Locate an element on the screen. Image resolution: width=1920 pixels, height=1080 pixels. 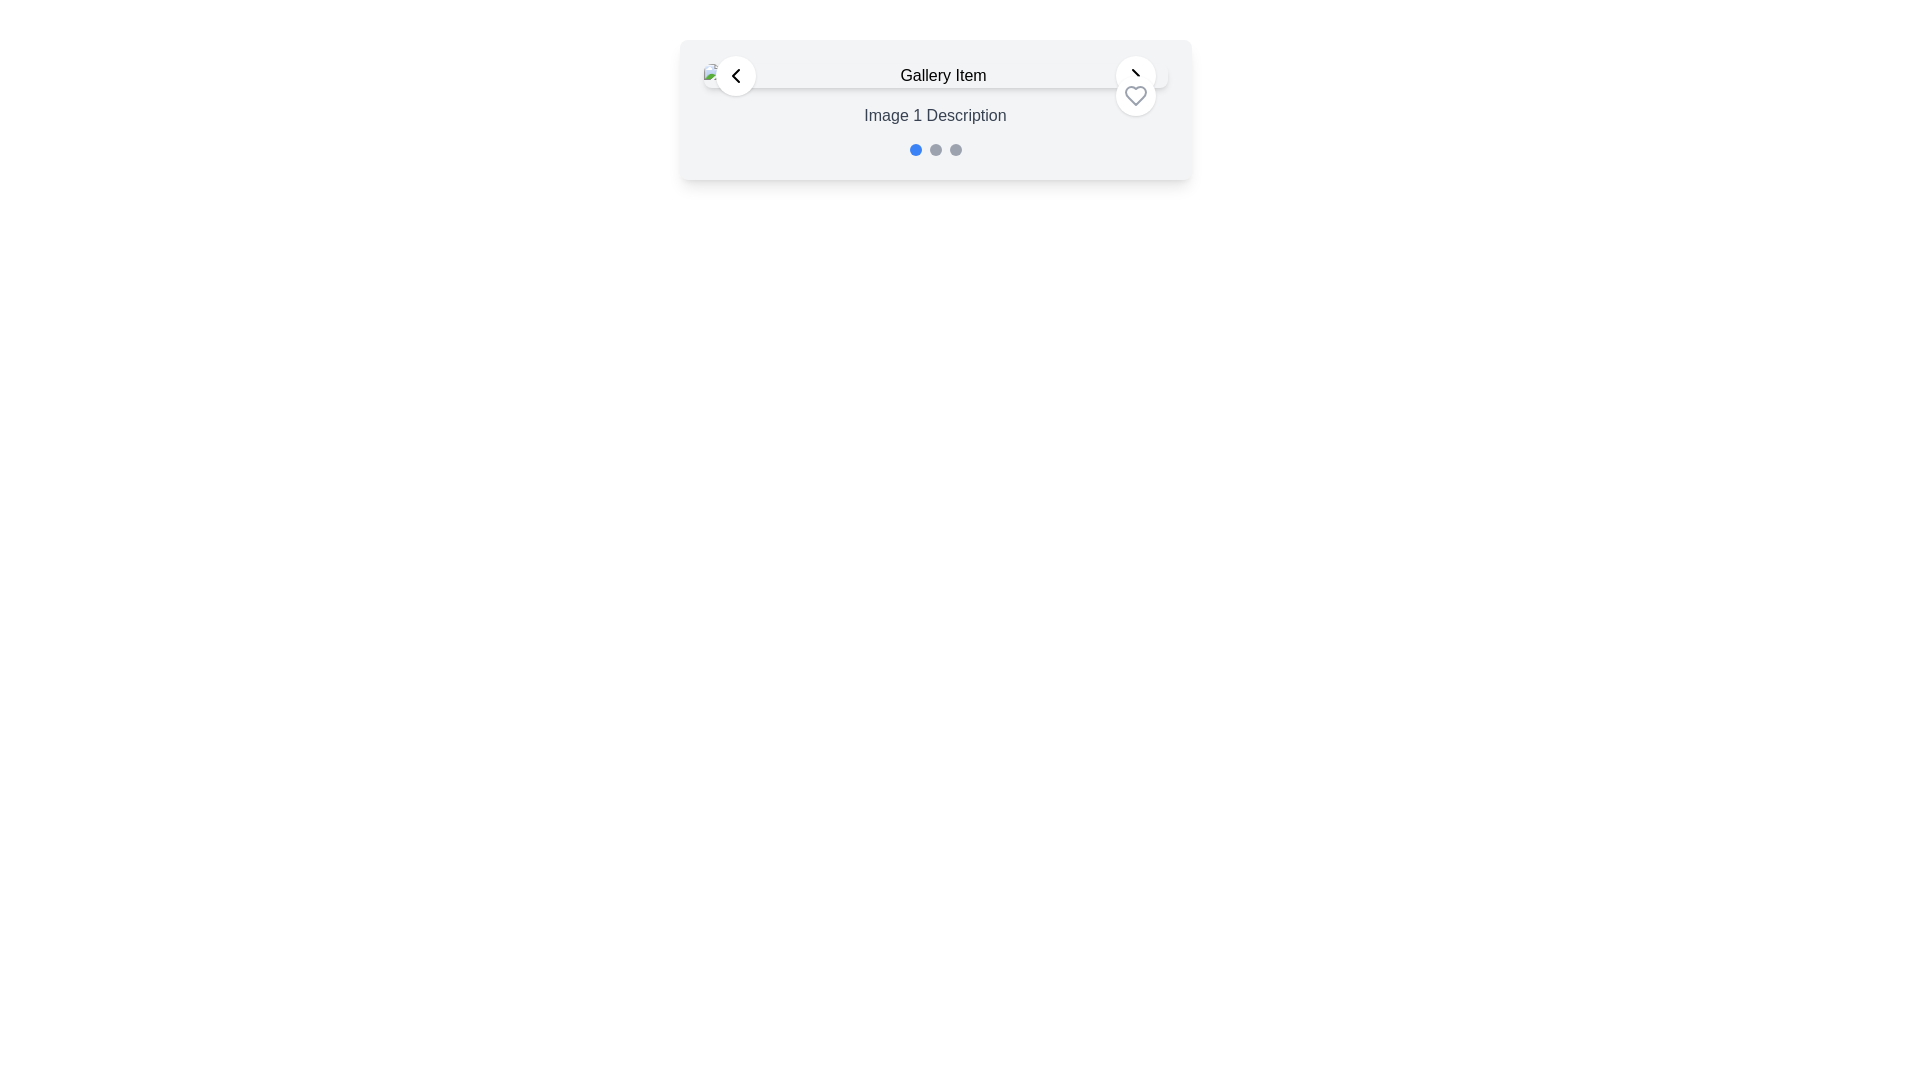
the 'Gallery Item' image, which is a rectangular image located at the top of the interface, centered horizontally and above the text description and pagination indicators is located at coordinates (934, 75).